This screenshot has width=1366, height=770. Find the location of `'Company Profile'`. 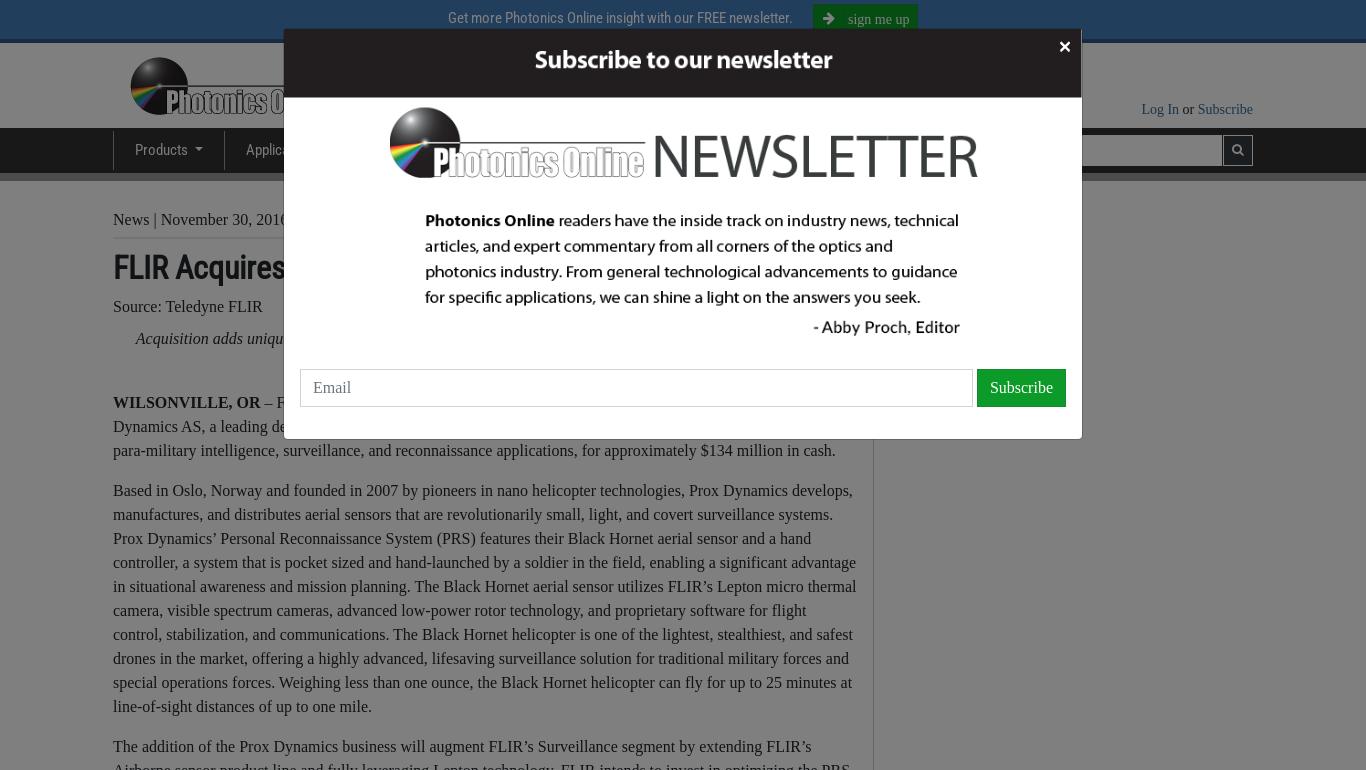

'Company Profile' is located at coordinates (981, 347).